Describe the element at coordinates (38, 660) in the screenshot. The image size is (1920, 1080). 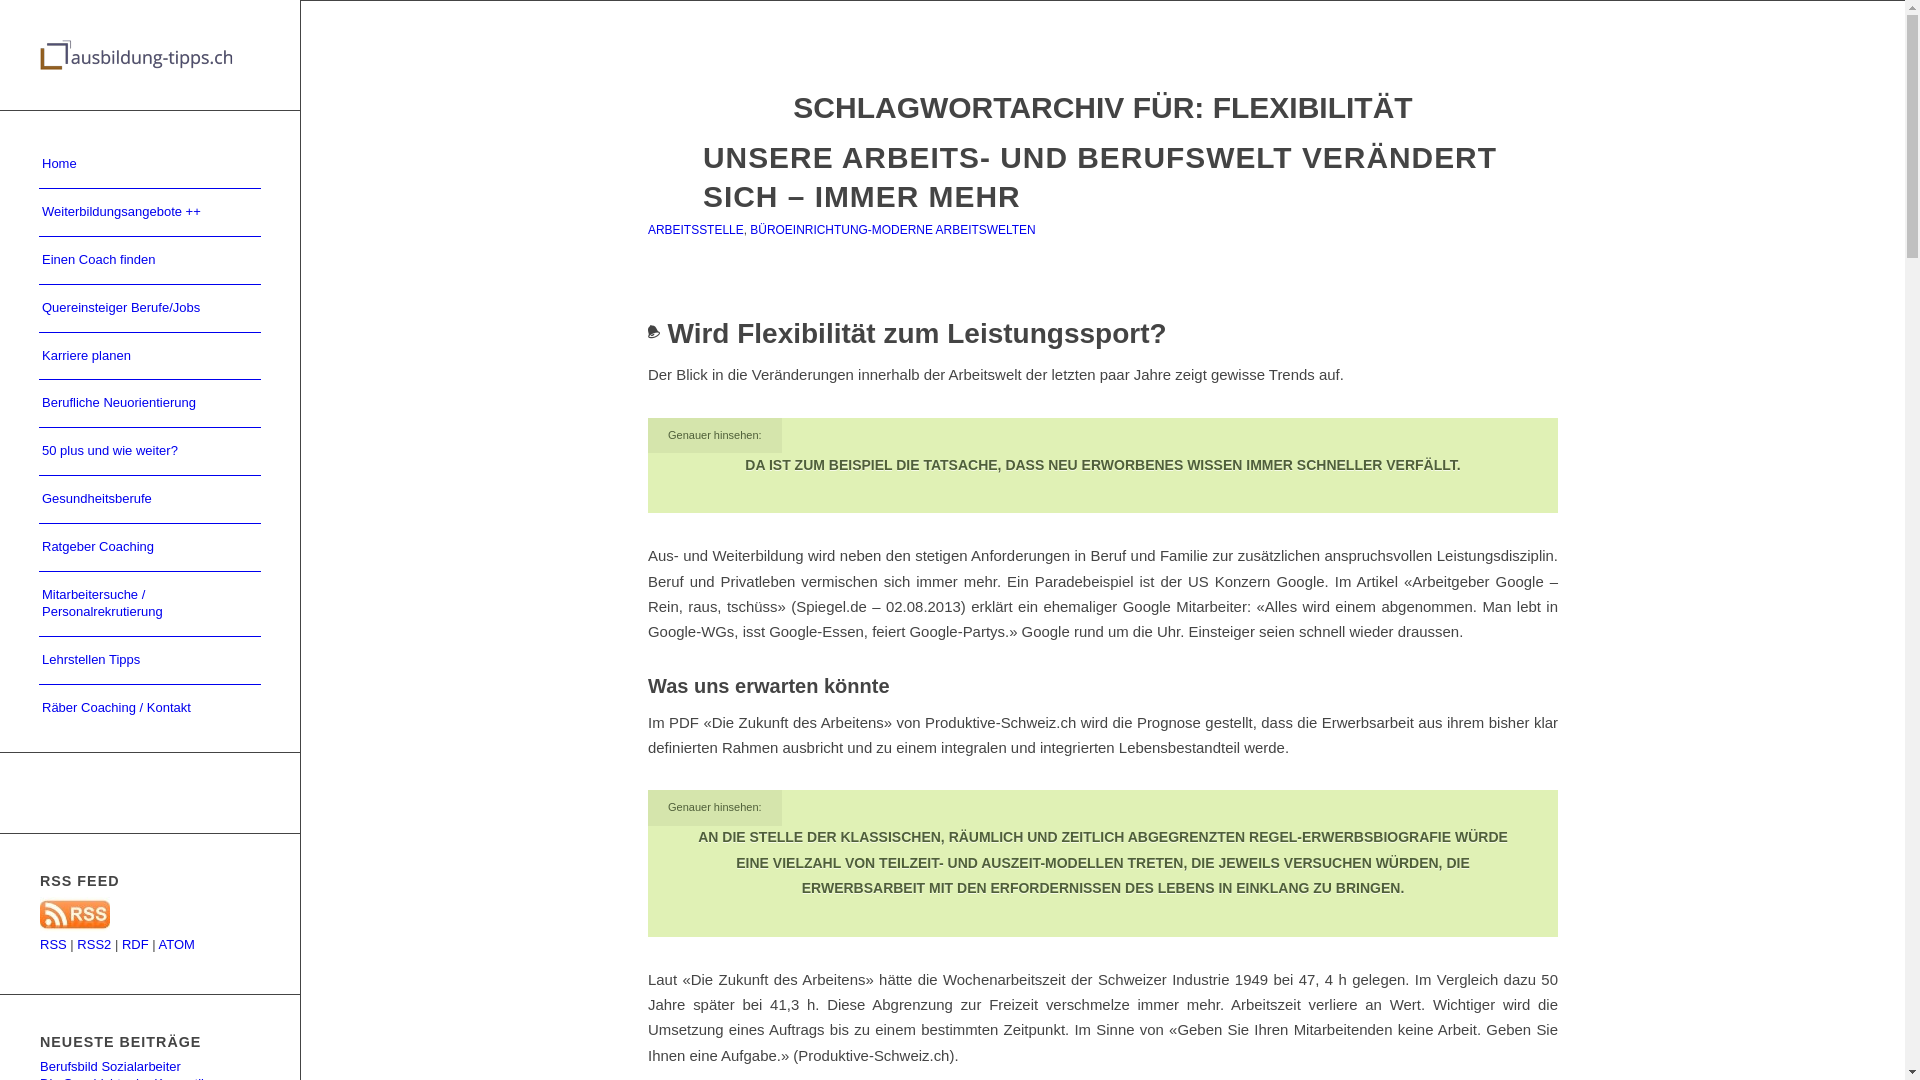
I see `'Lehrstellen Tipps'` at that location.